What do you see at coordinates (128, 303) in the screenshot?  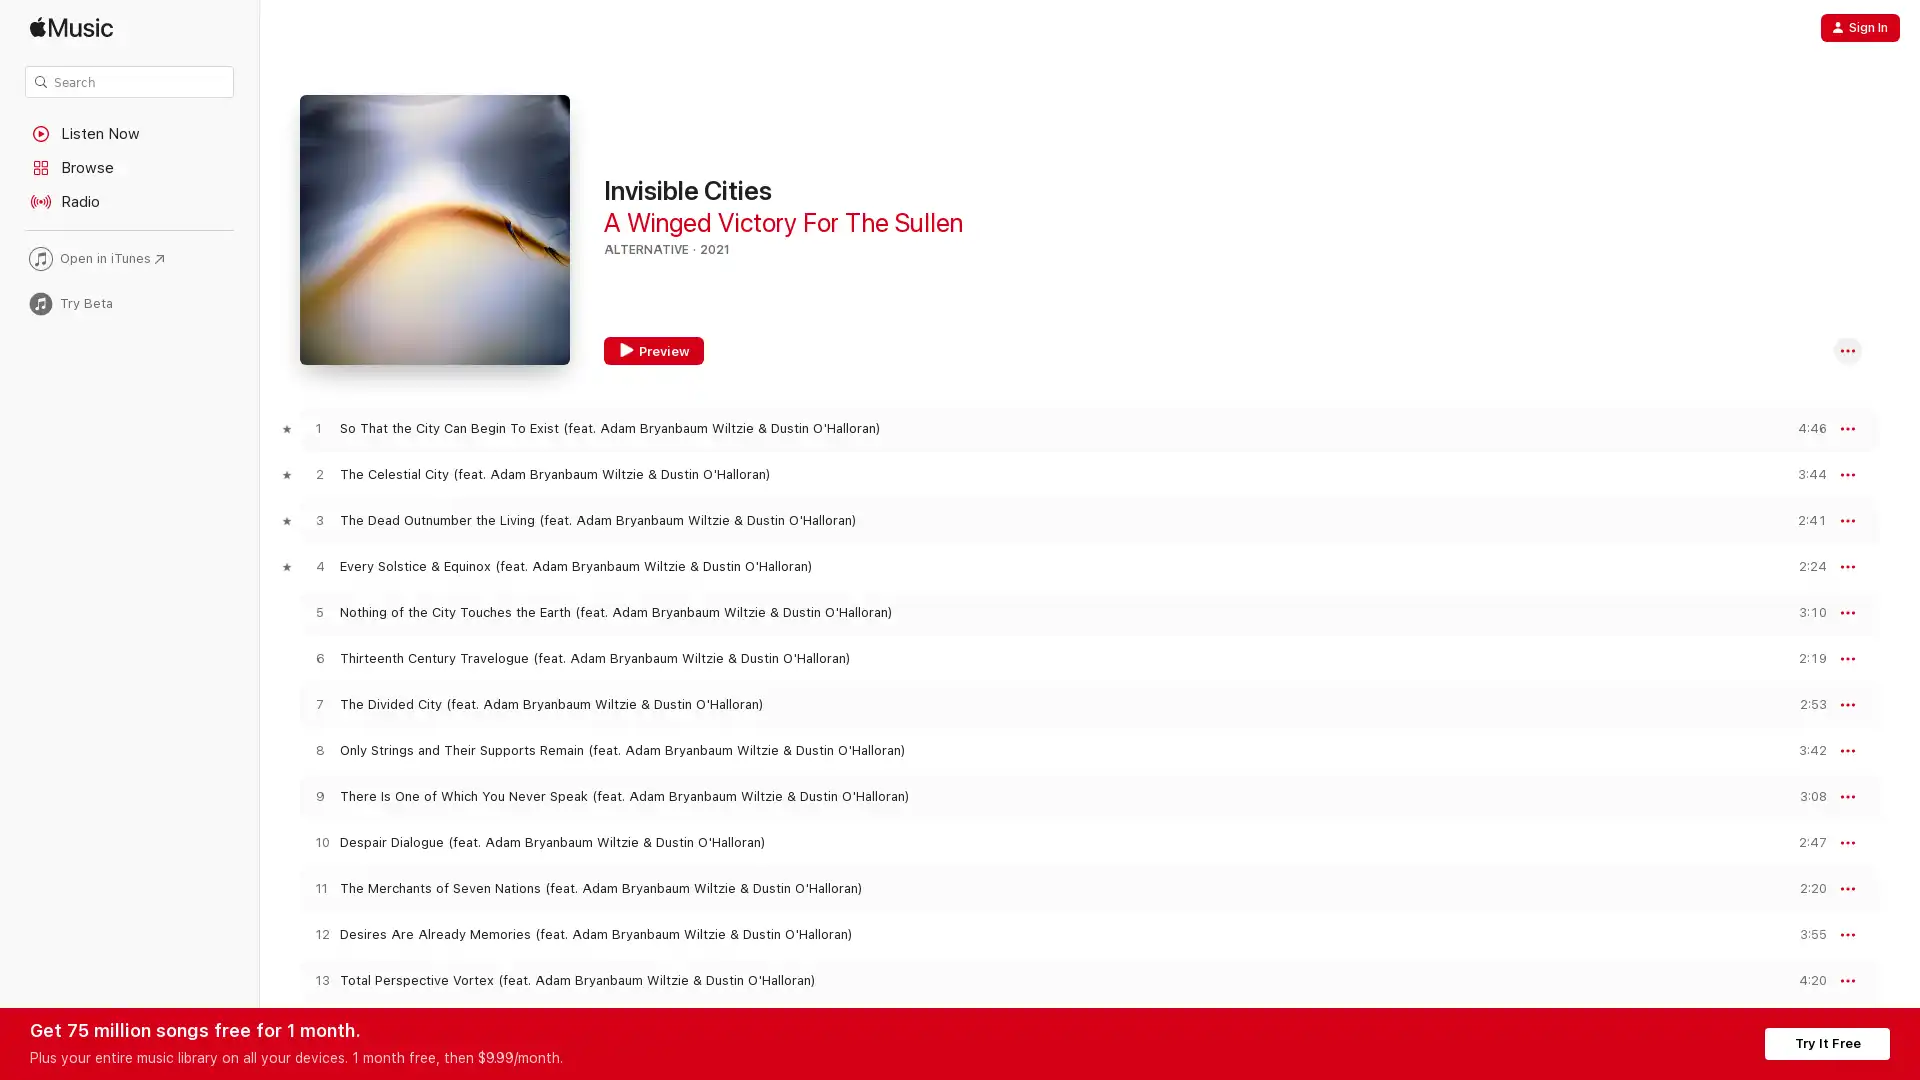 I see `Try Beta` at bounding box center [128, 303].